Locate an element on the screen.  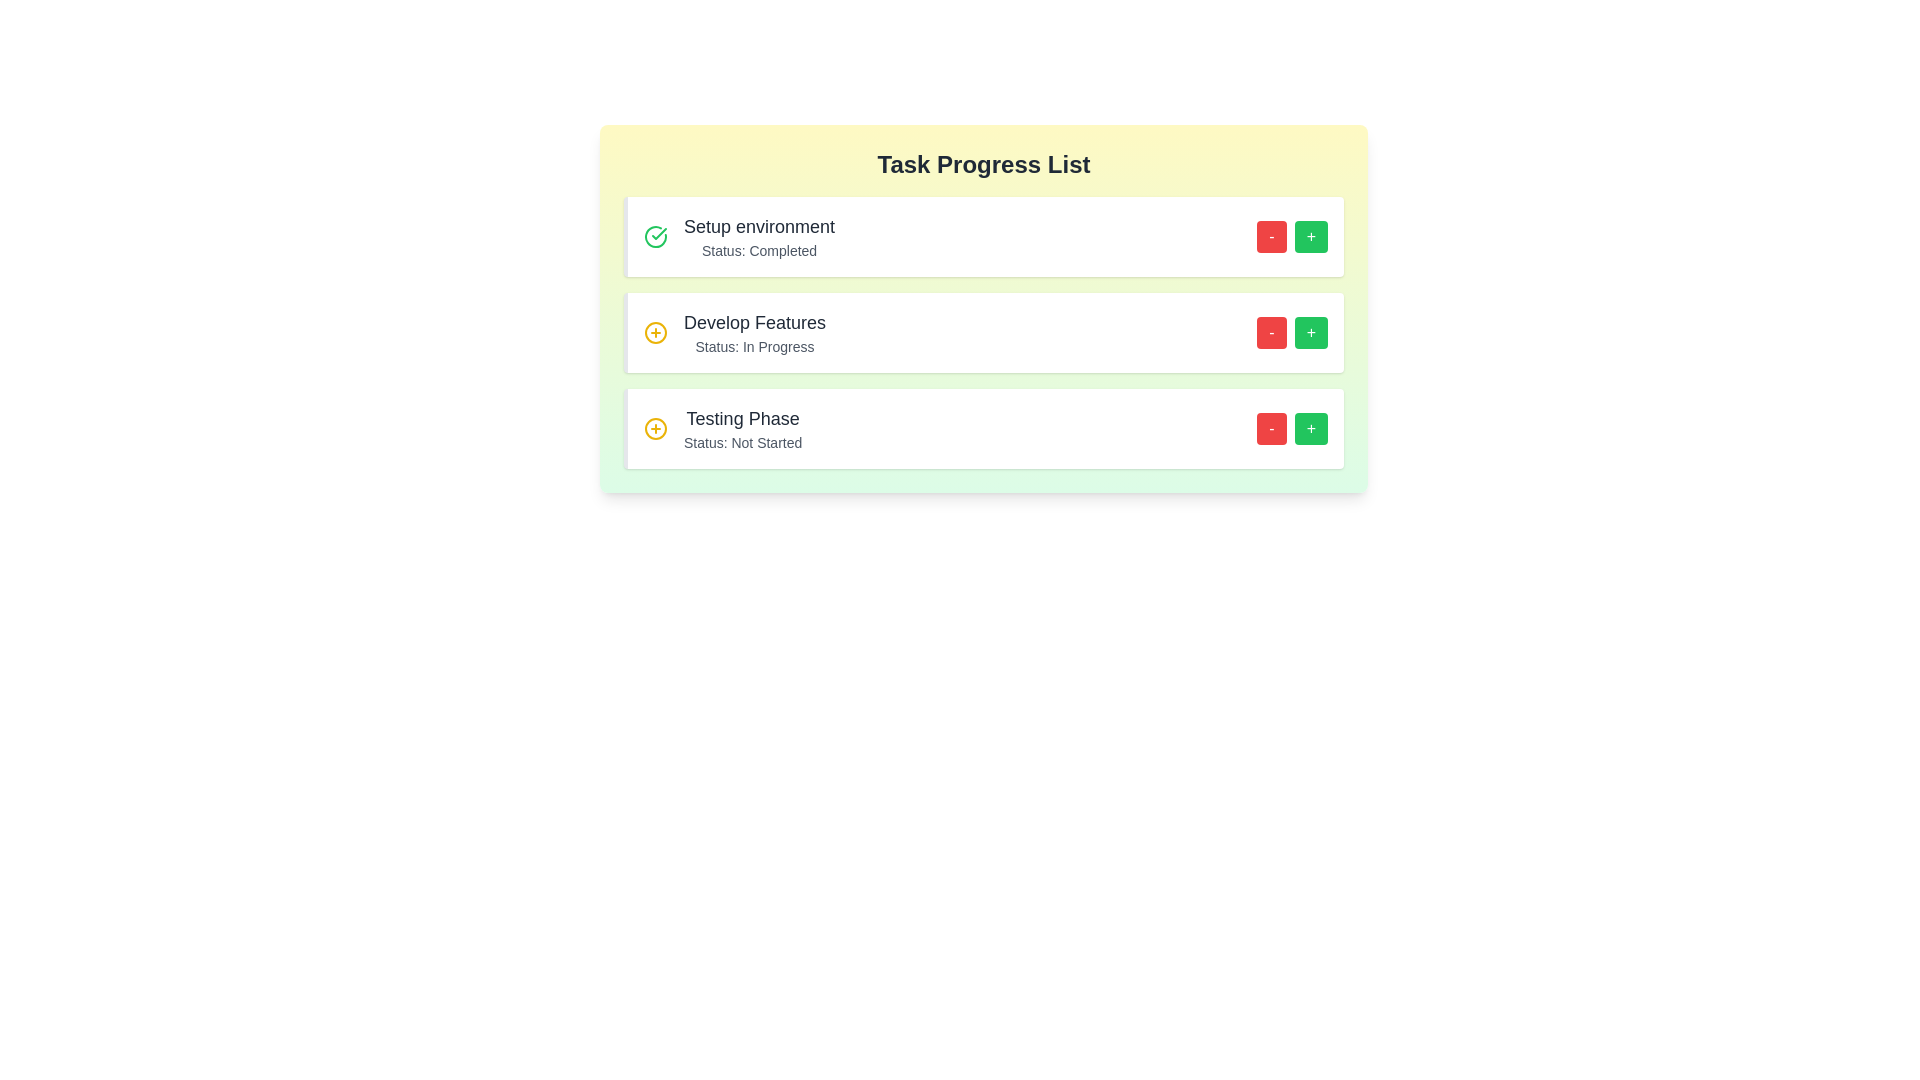
the decrease button for the task 'Develop Features' is located at coordinates (1271, 331).